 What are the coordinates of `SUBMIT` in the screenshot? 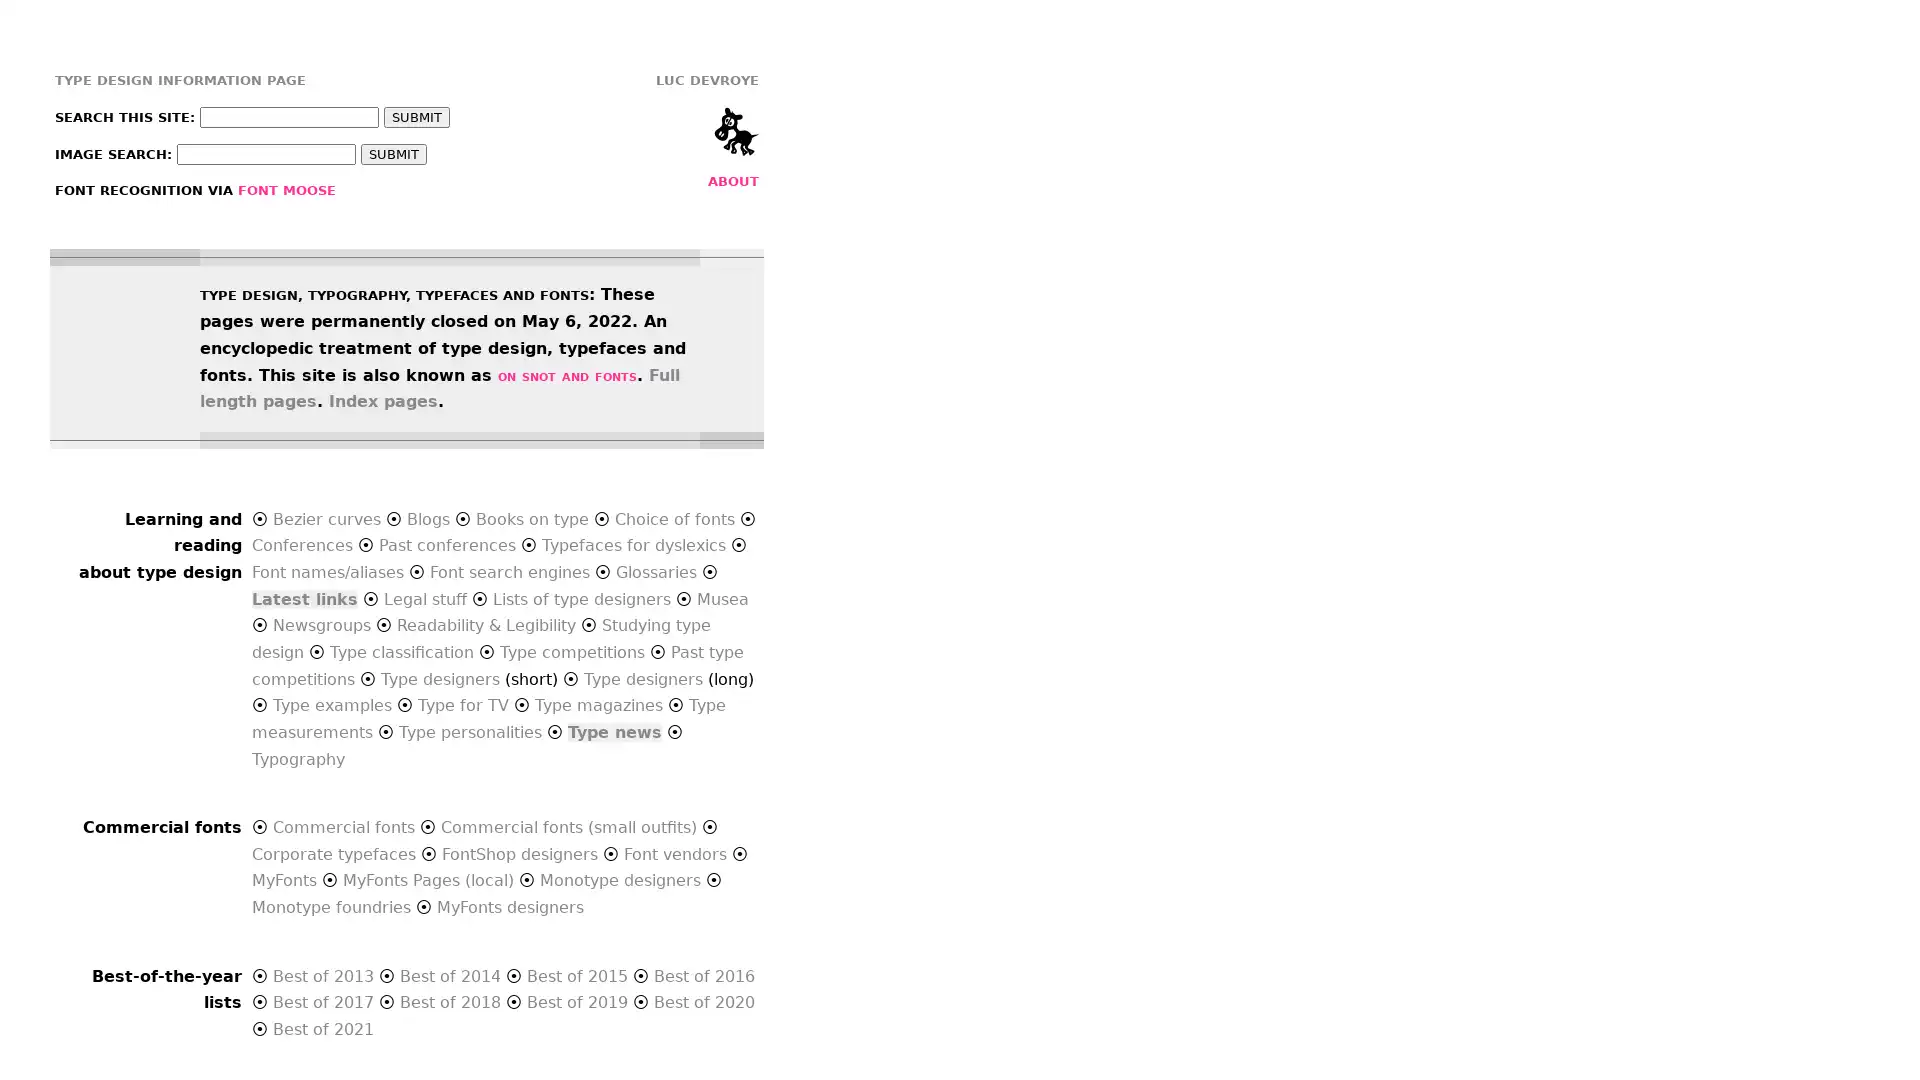 It's located at (416, 117).